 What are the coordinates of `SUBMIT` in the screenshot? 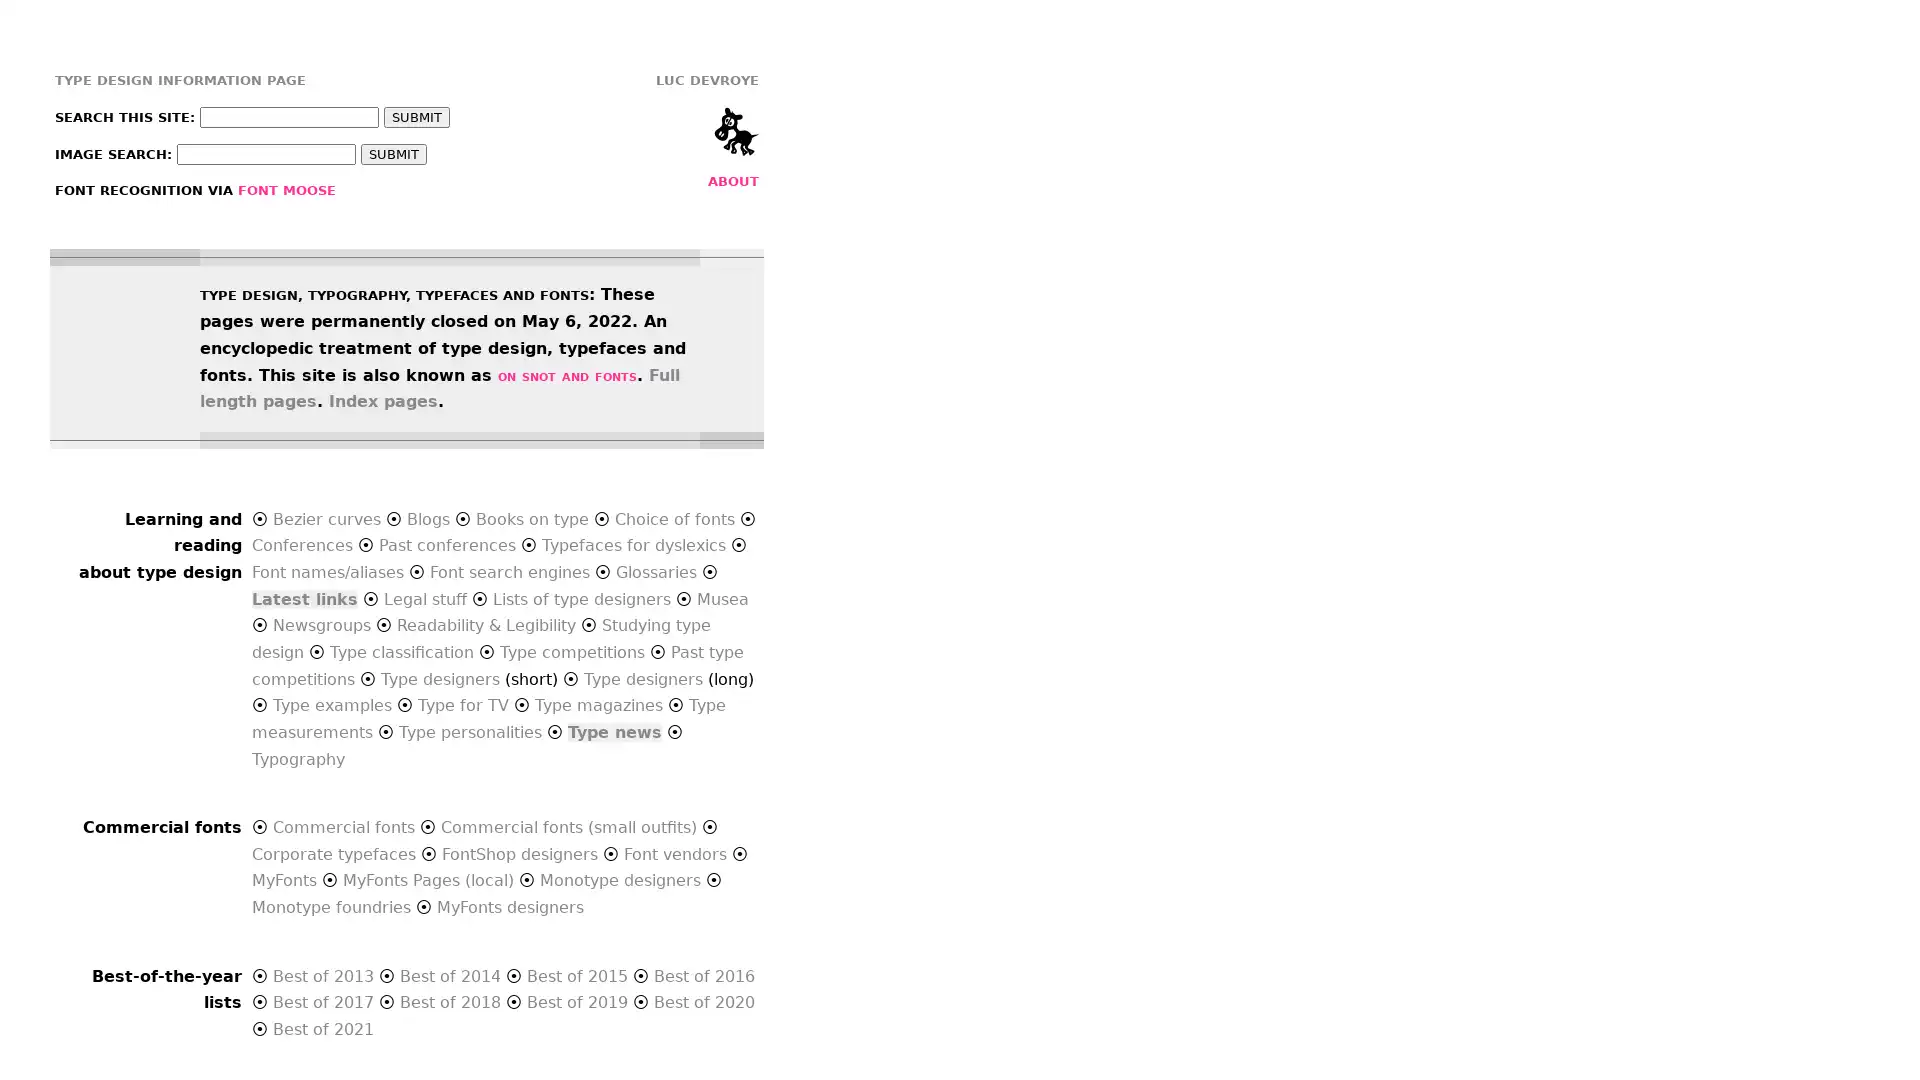 It's located at (416, 117).